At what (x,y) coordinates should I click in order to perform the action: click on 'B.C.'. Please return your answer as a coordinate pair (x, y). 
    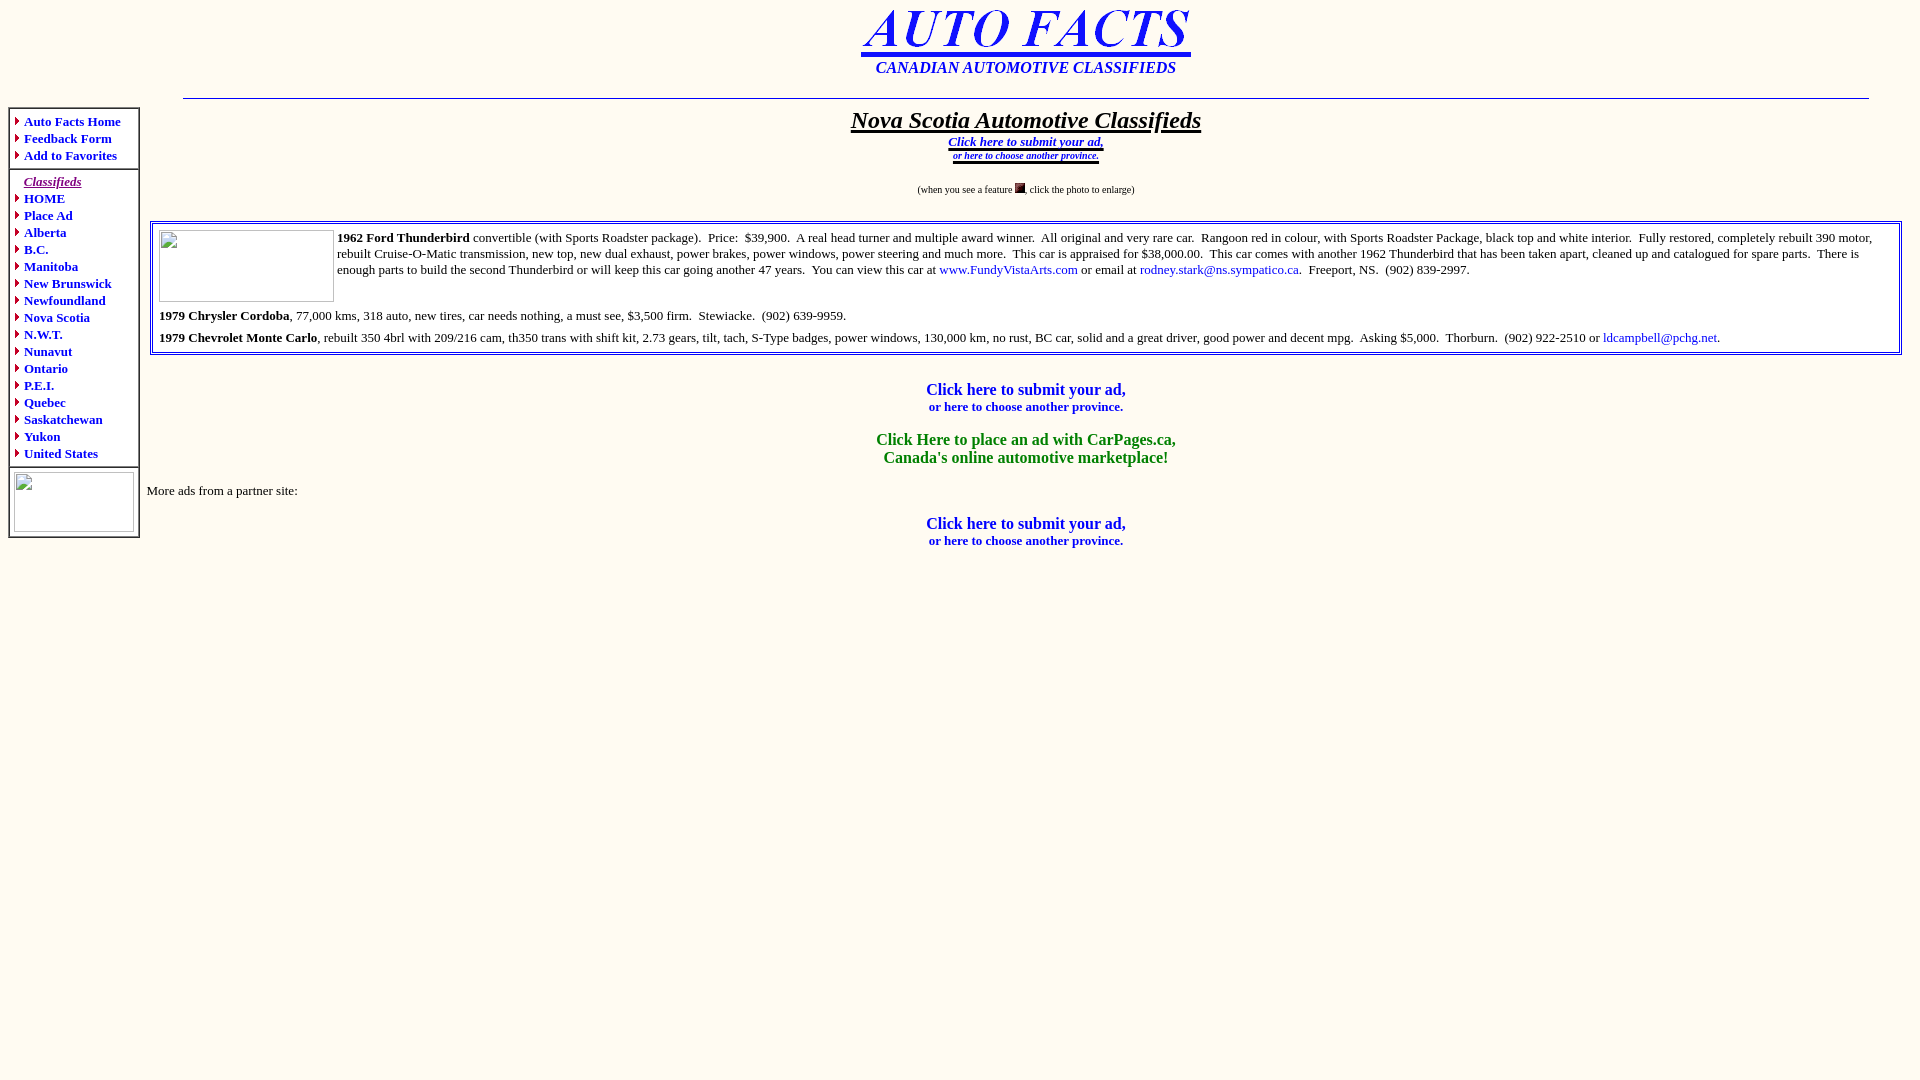
    Looking at the image, I should click on (31, 248).